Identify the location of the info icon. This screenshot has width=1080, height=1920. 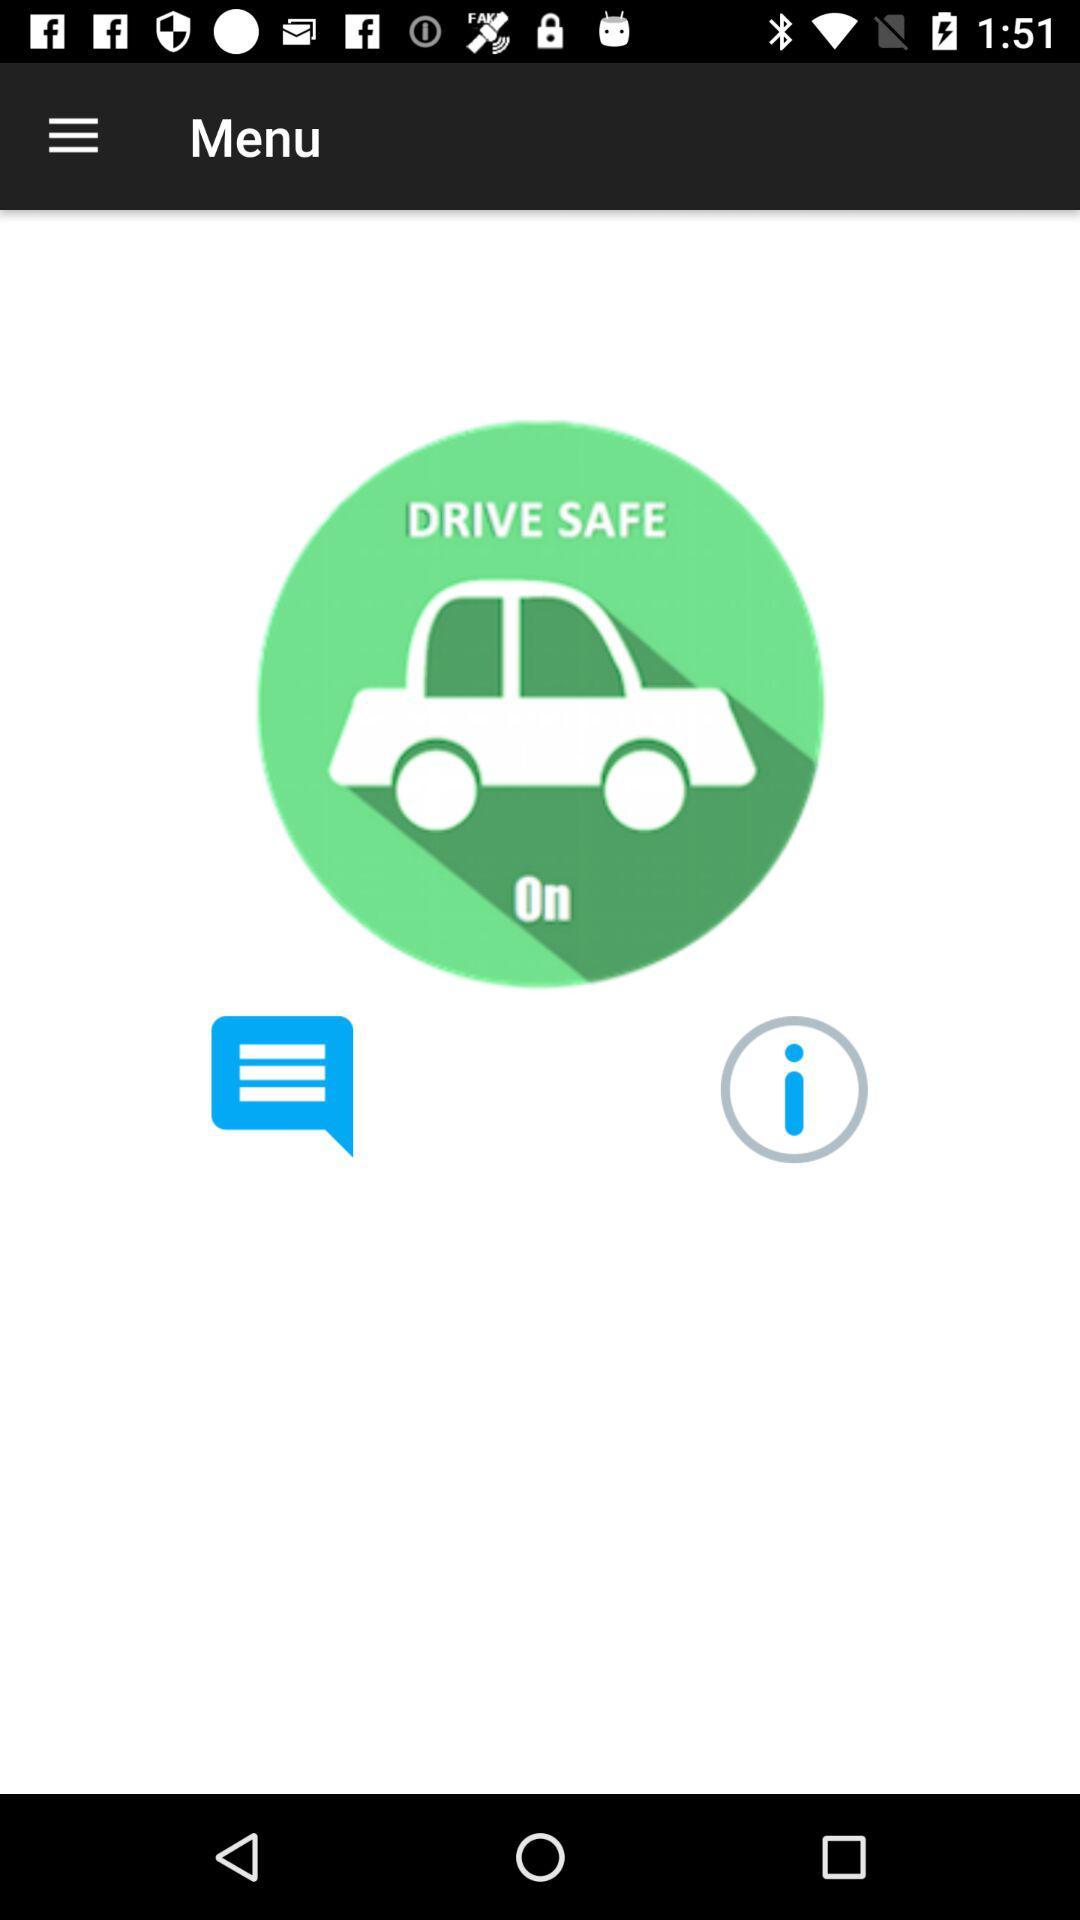
(793, 1088).